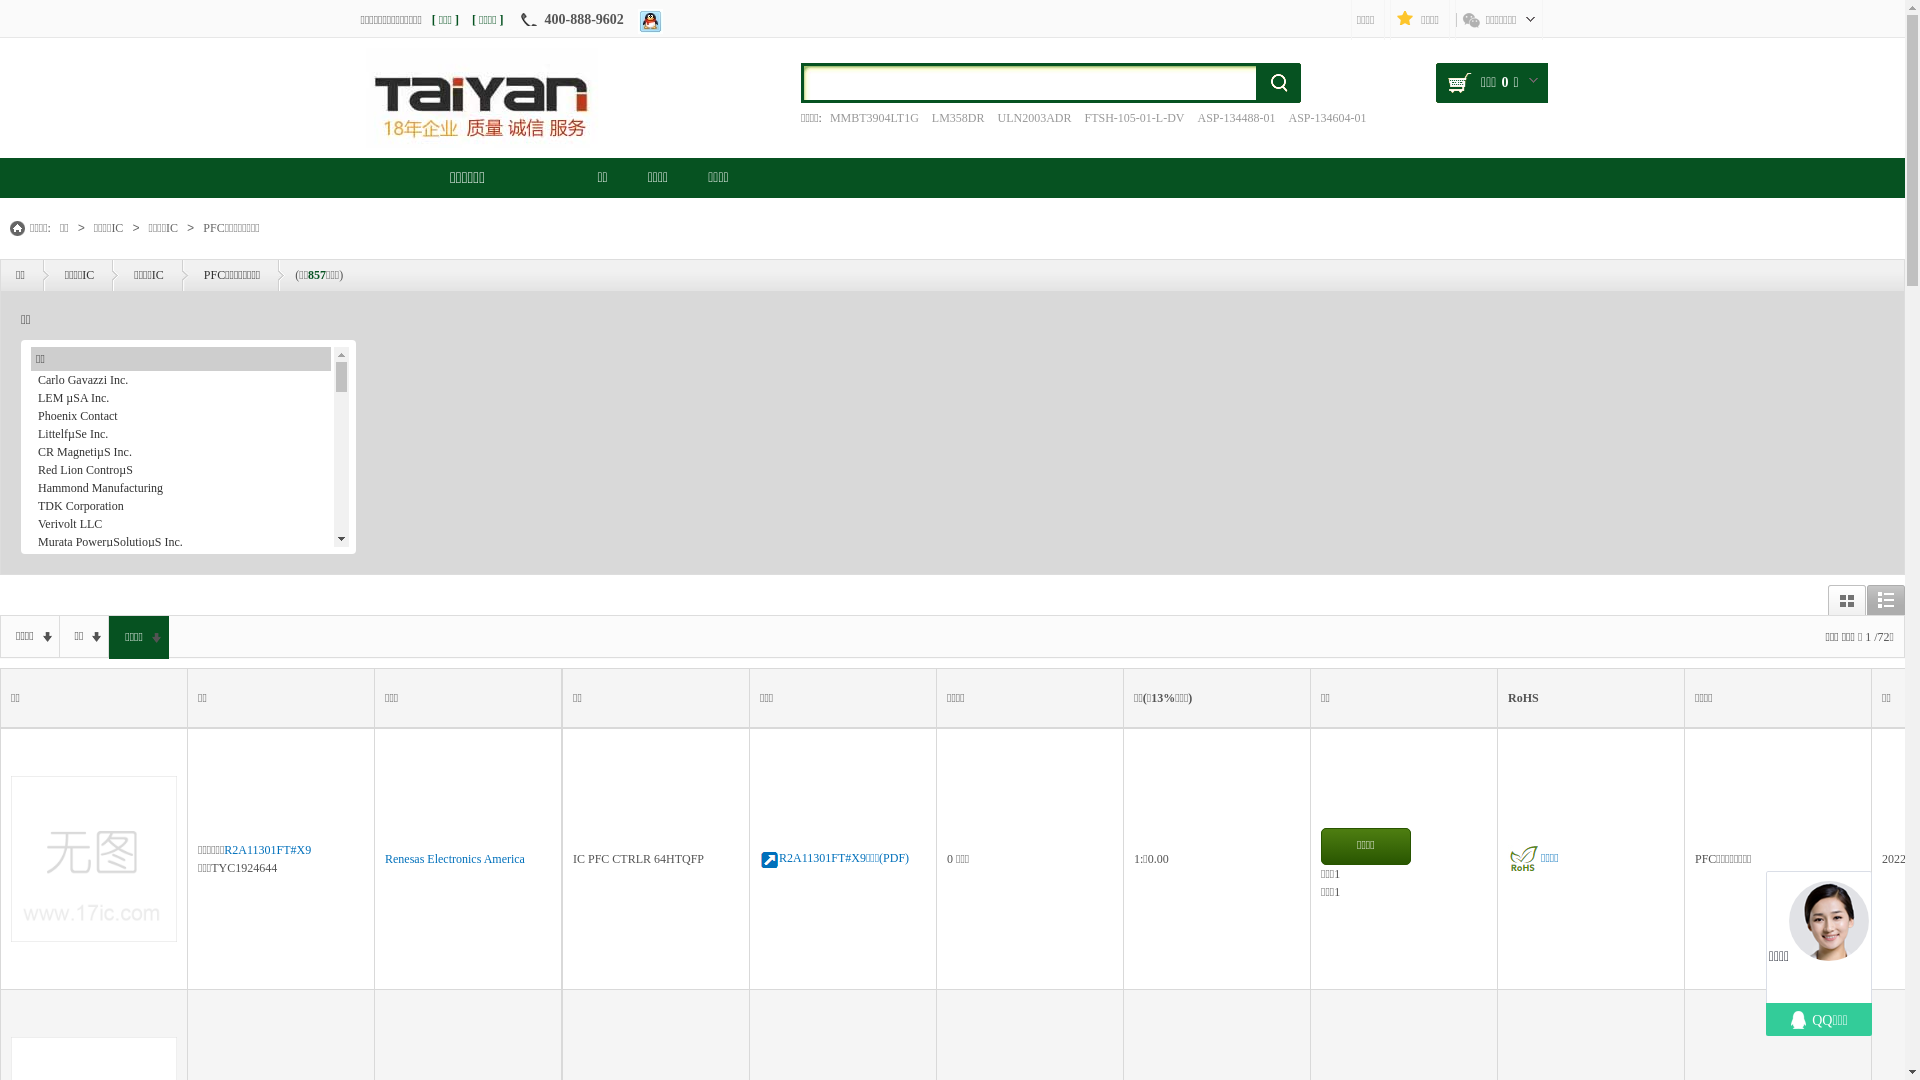 The height and width of the screenshot is (1080, 1920). I want to click on 'ASP-134604-01', so click(1328, 118).